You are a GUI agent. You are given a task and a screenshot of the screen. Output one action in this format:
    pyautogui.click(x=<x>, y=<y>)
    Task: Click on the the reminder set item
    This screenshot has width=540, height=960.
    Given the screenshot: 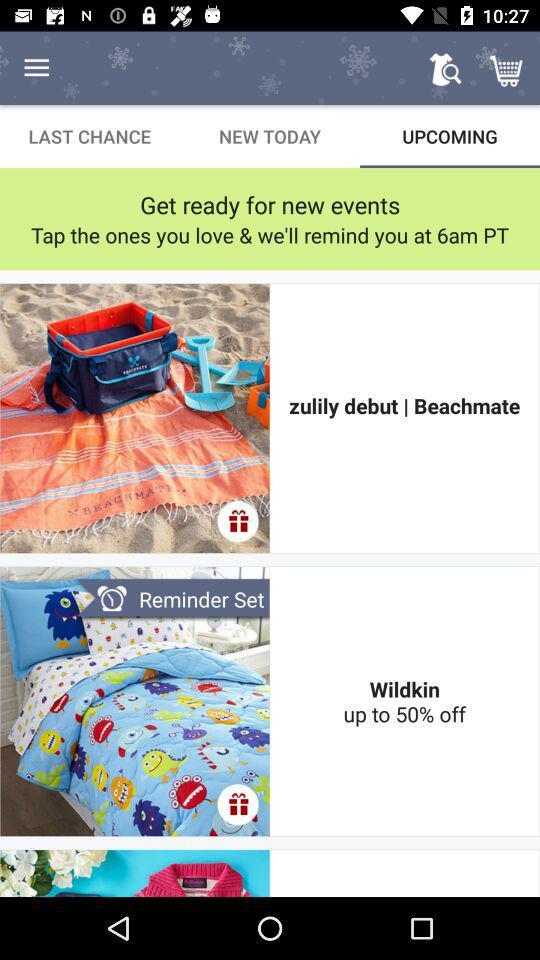 What is the action you would take?
    pyautogui.click(x=172, y=600)
    